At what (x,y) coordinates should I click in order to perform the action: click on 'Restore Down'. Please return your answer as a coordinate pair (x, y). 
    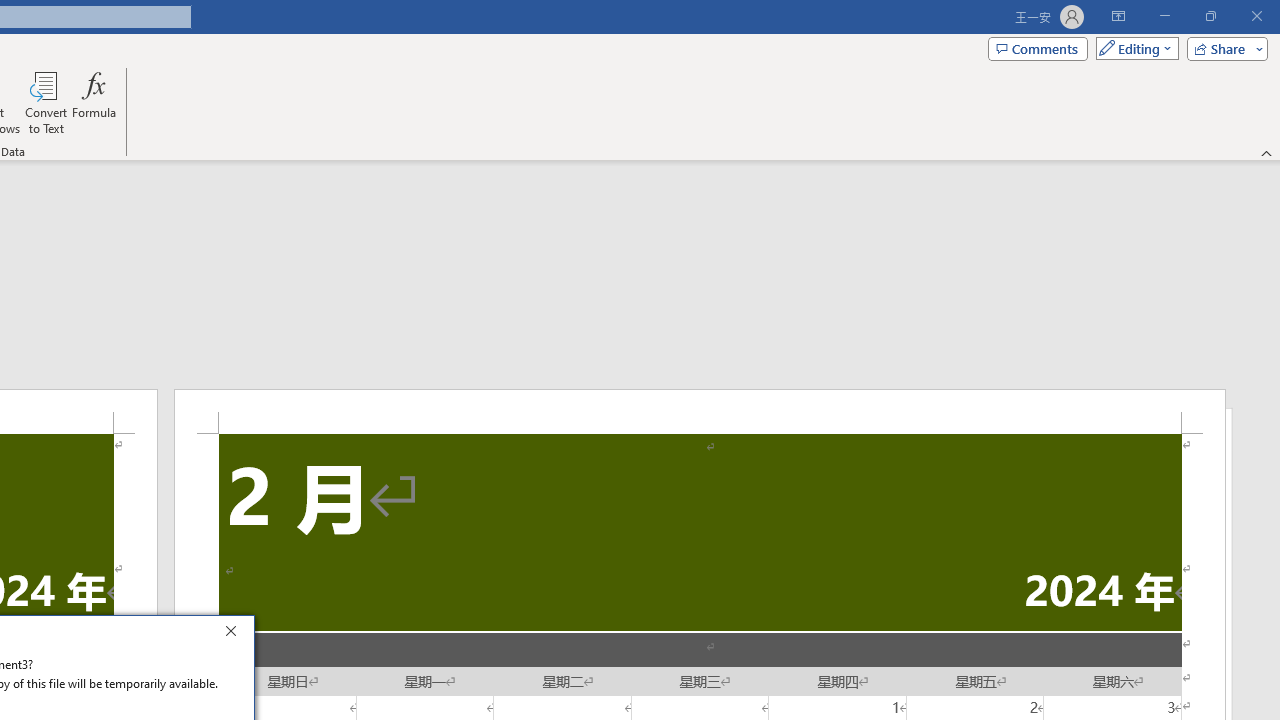
    Looking at the image, I should click on (1209, 16).